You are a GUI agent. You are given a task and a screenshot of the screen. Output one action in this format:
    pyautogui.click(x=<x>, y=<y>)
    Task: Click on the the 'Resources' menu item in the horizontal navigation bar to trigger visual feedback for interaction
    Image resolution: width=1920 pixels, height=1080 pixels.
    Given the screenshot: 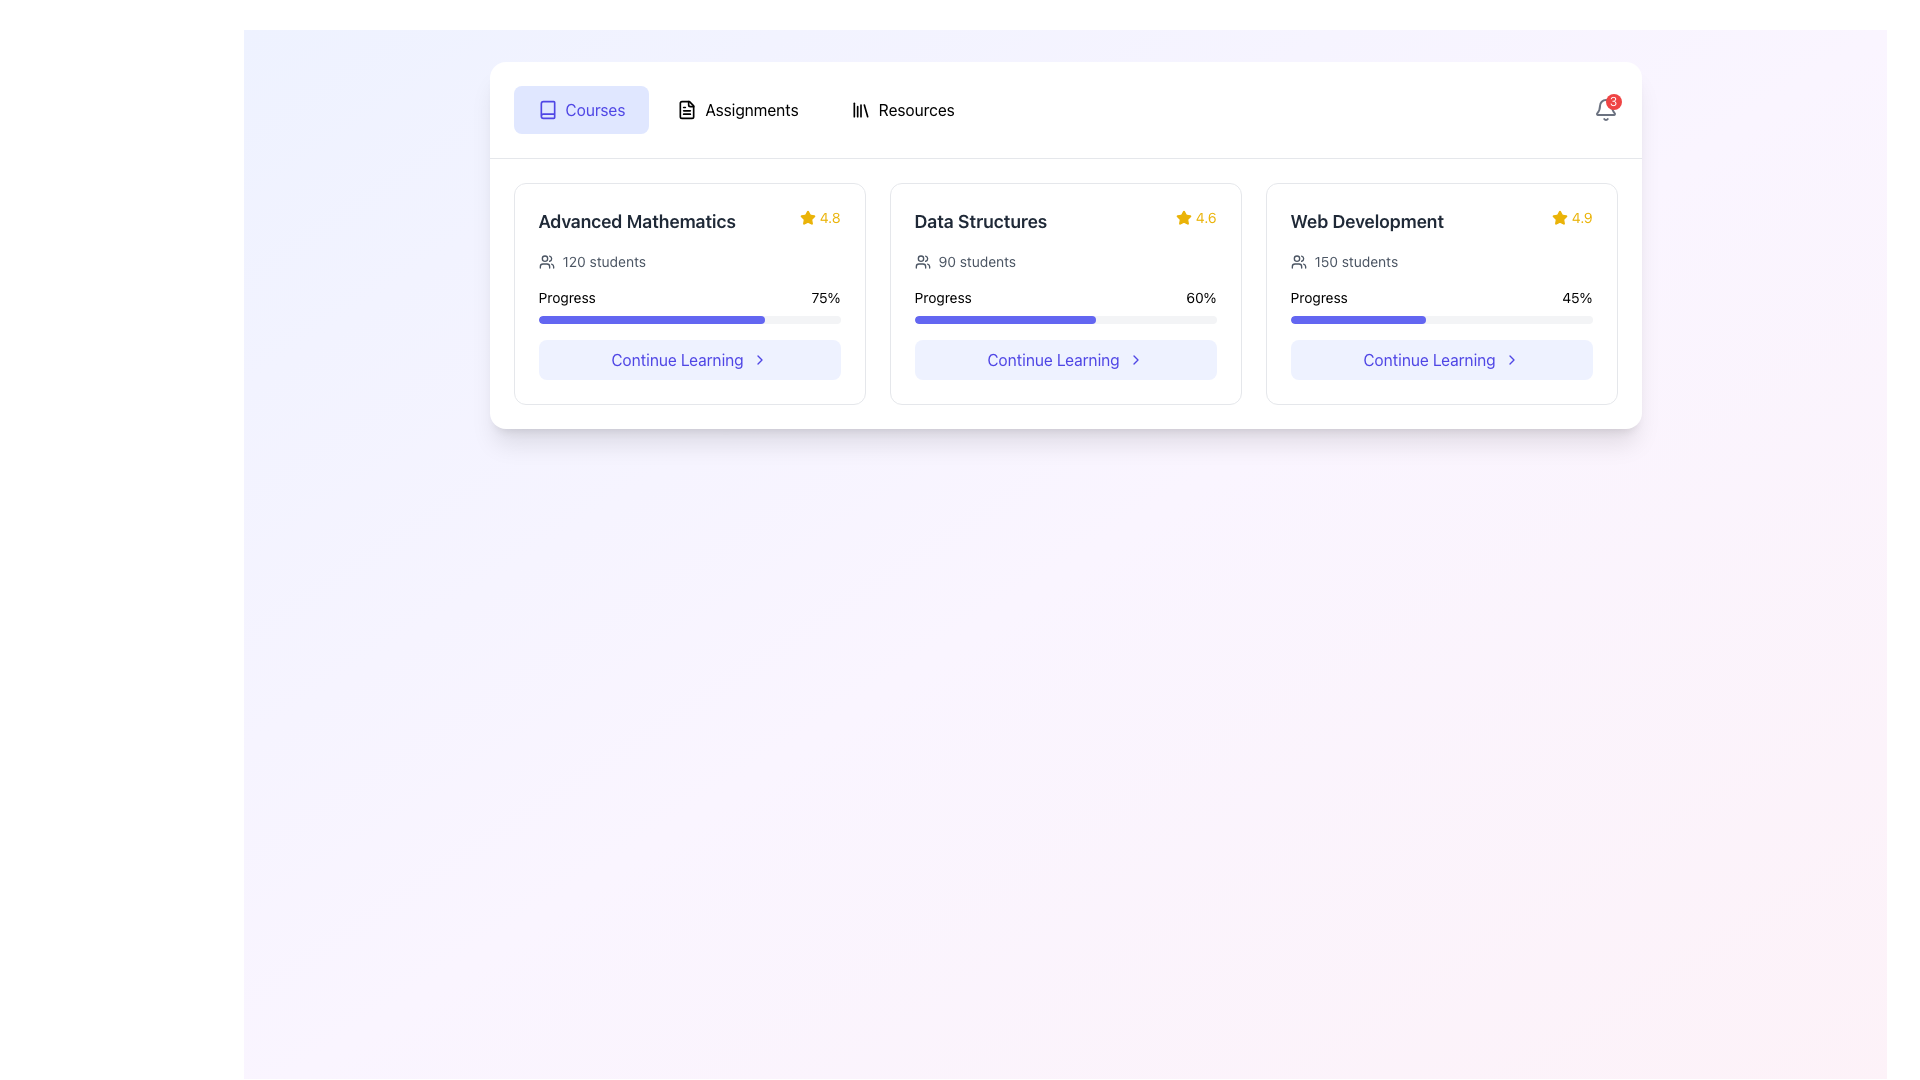 What is the action you would take?
    pyautogui.click(x=901, y=110)
    